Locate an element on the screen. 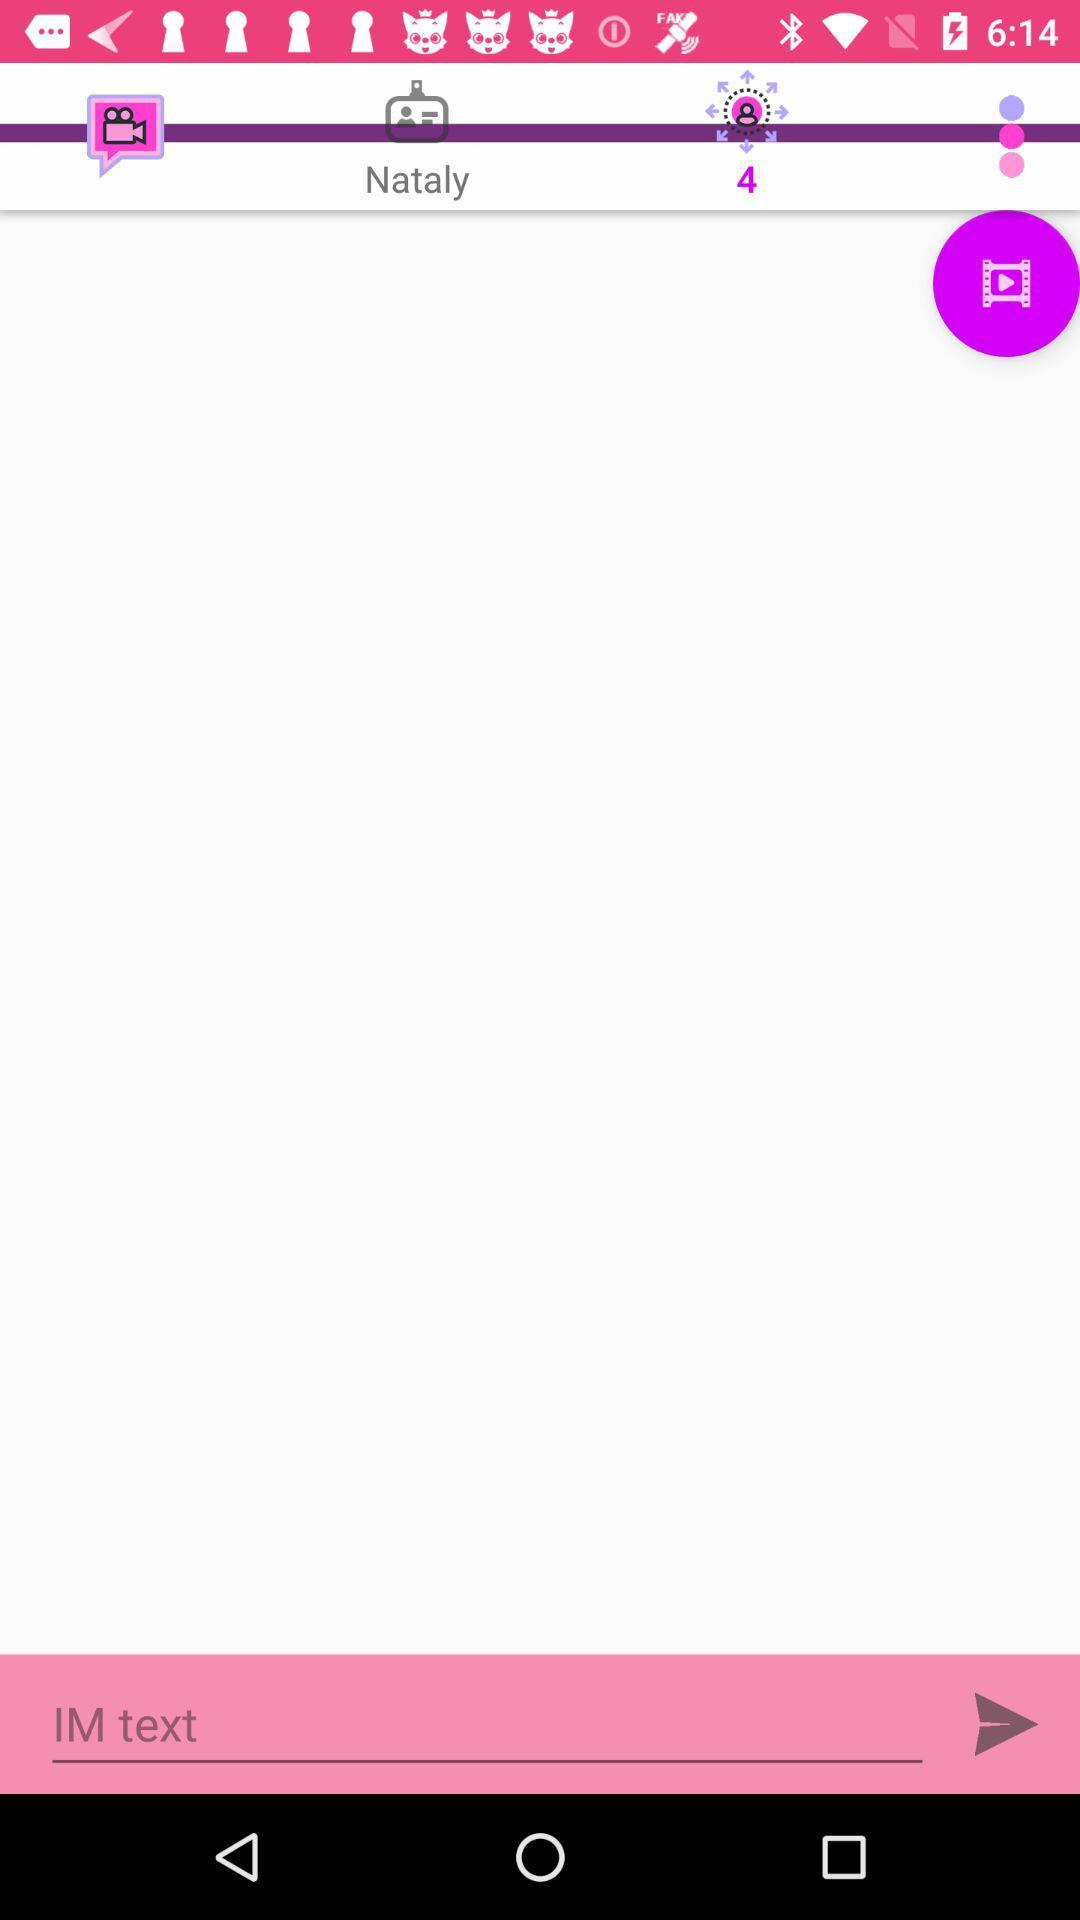 The height and width of the screenshot is (1920, 1080). button is located at coordinates (1006, 1723).